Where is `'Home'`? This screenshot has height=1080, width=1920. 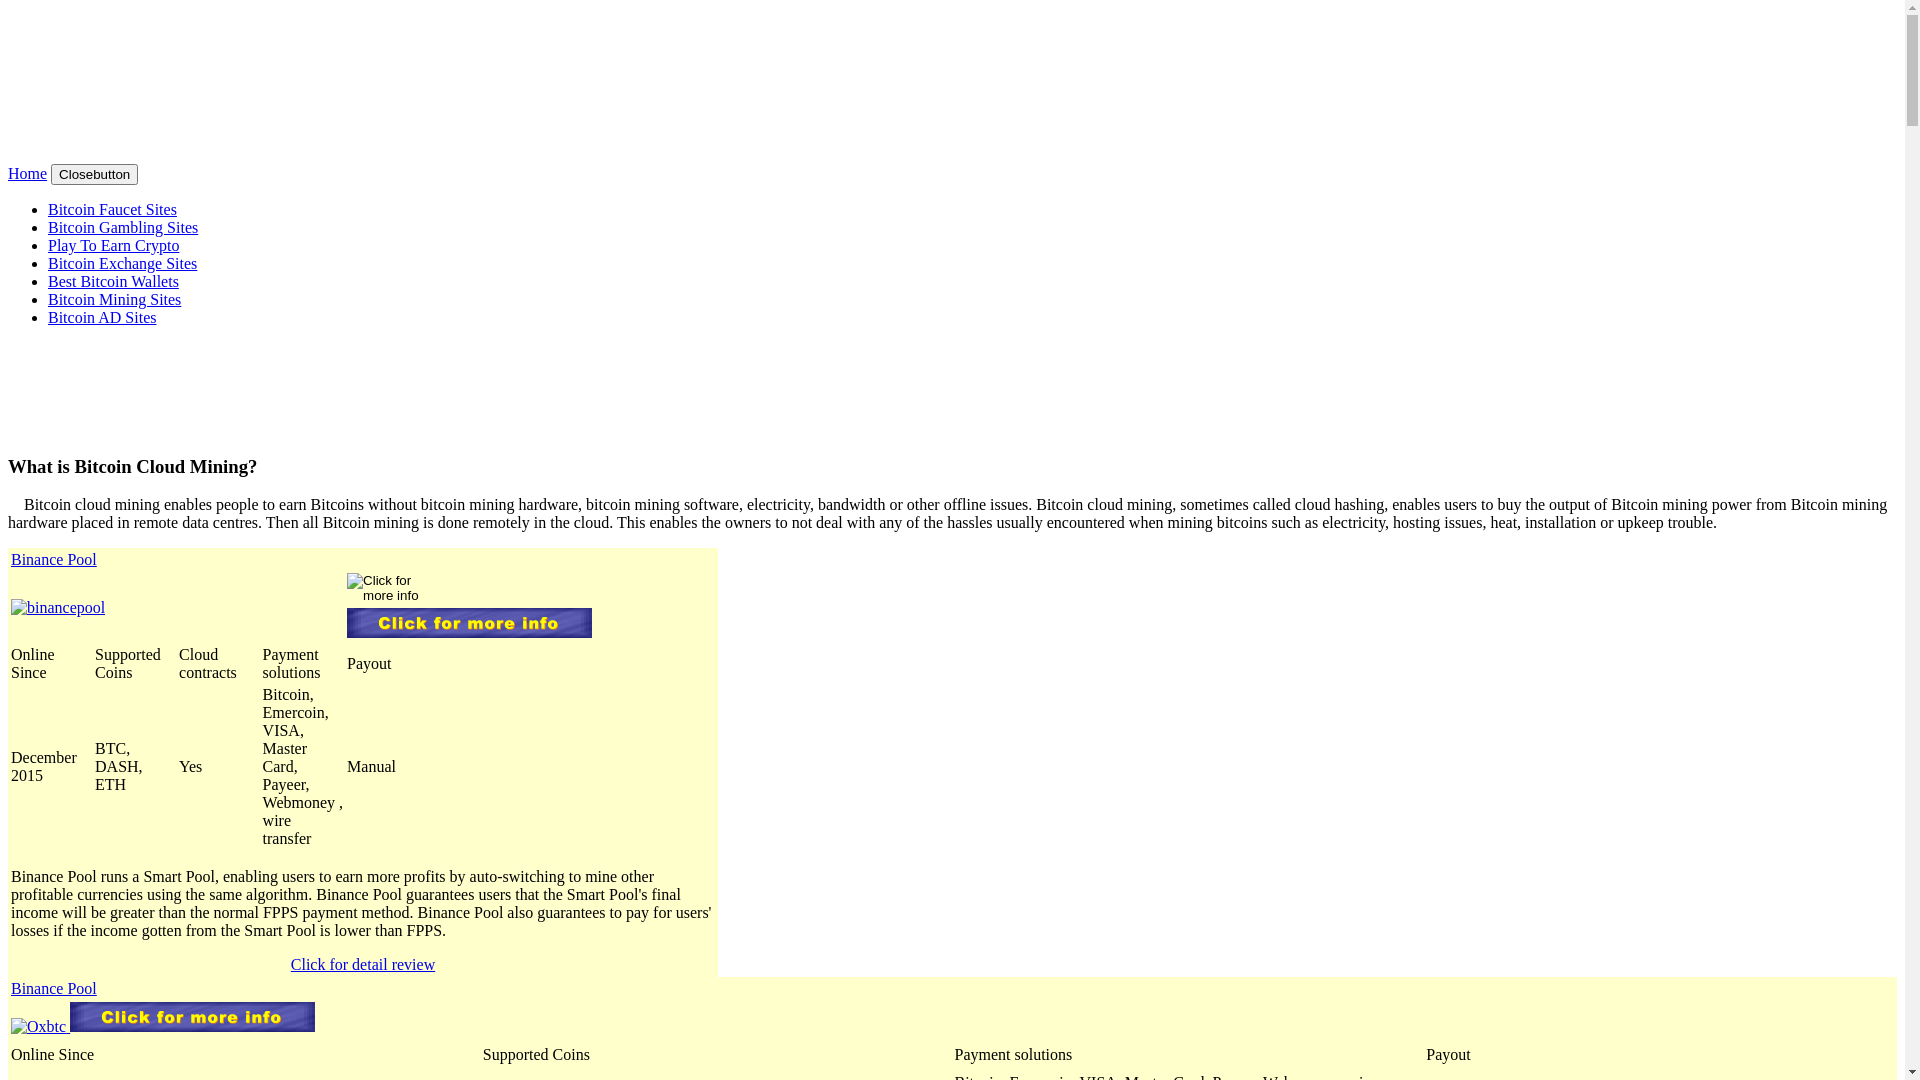 'Home' is located at coordinates (27, 172).